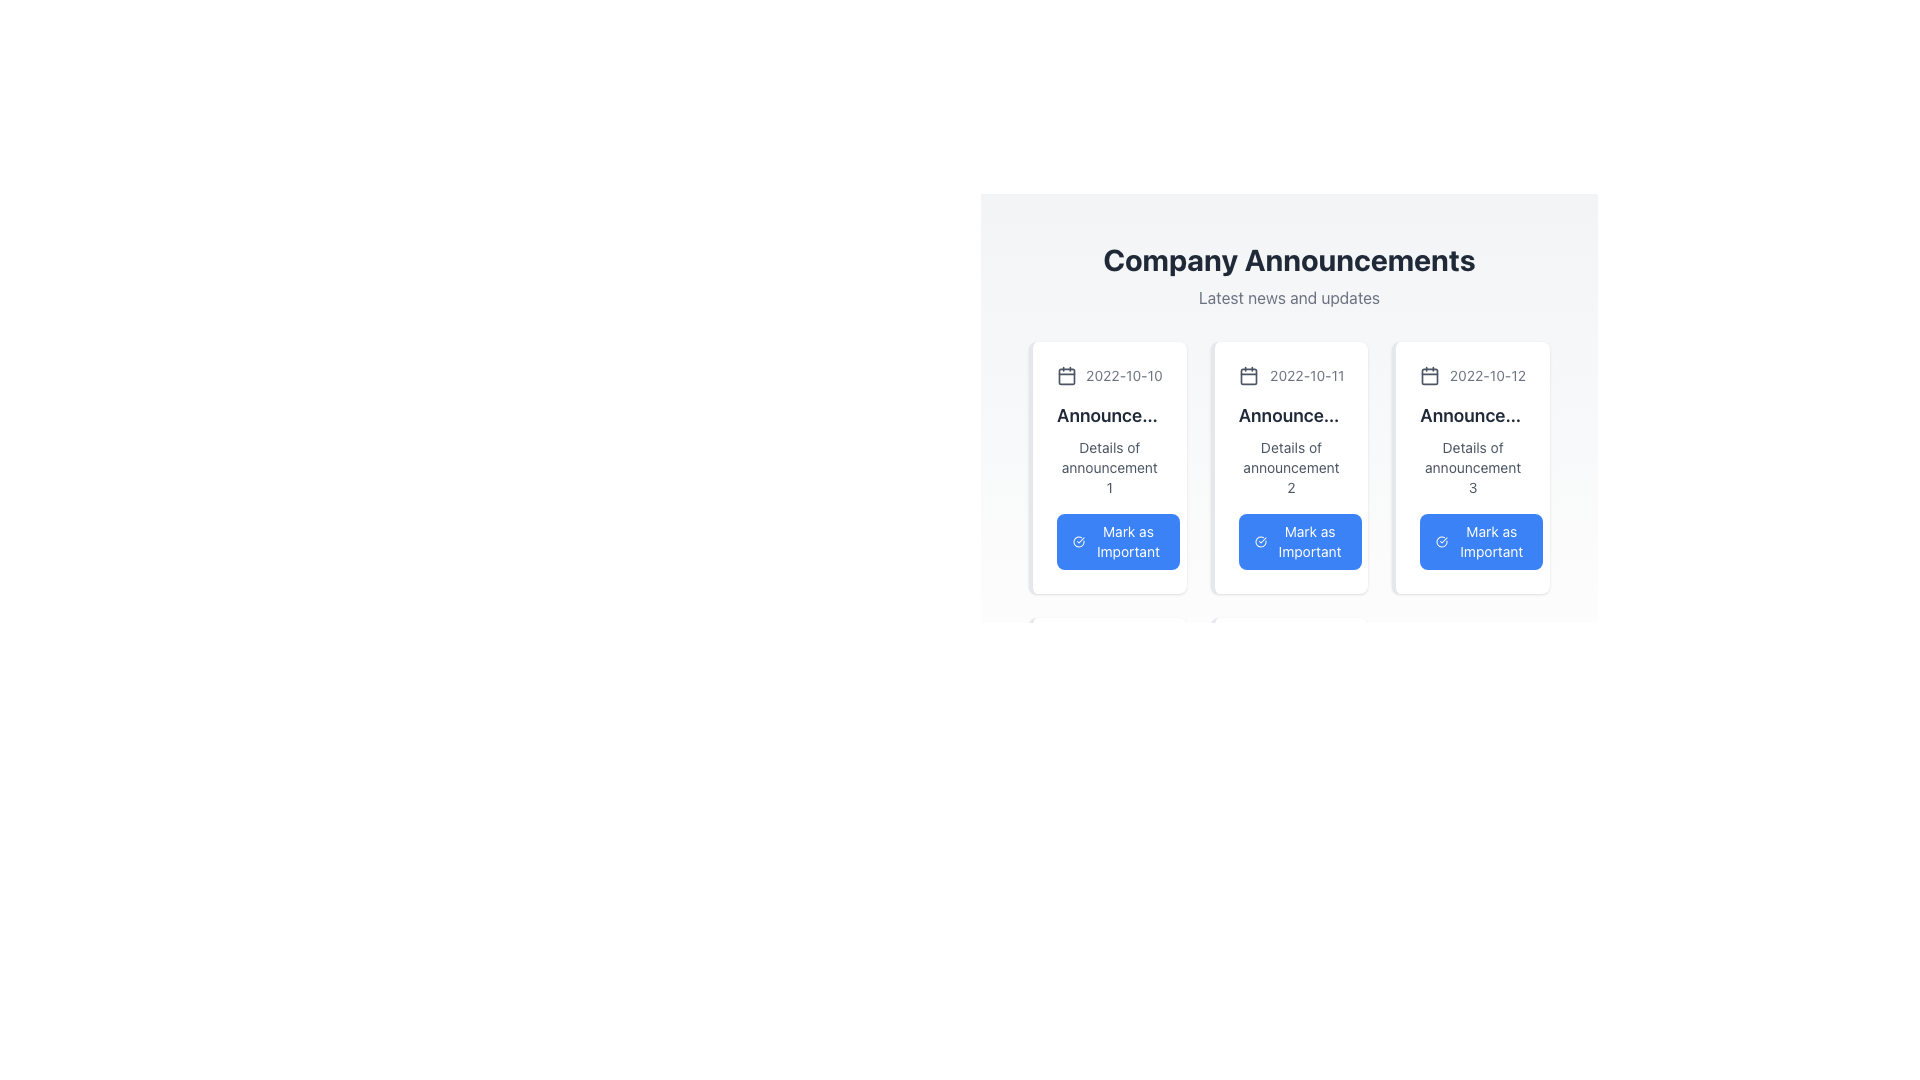 The width and height of the screenshot is (1920, 1080). Describe the element at coordinates (1429, 375) in the screenshot. I see `the calendar icon located at the top-left corner of the card displaying the date '2022-10-12'` at that location.